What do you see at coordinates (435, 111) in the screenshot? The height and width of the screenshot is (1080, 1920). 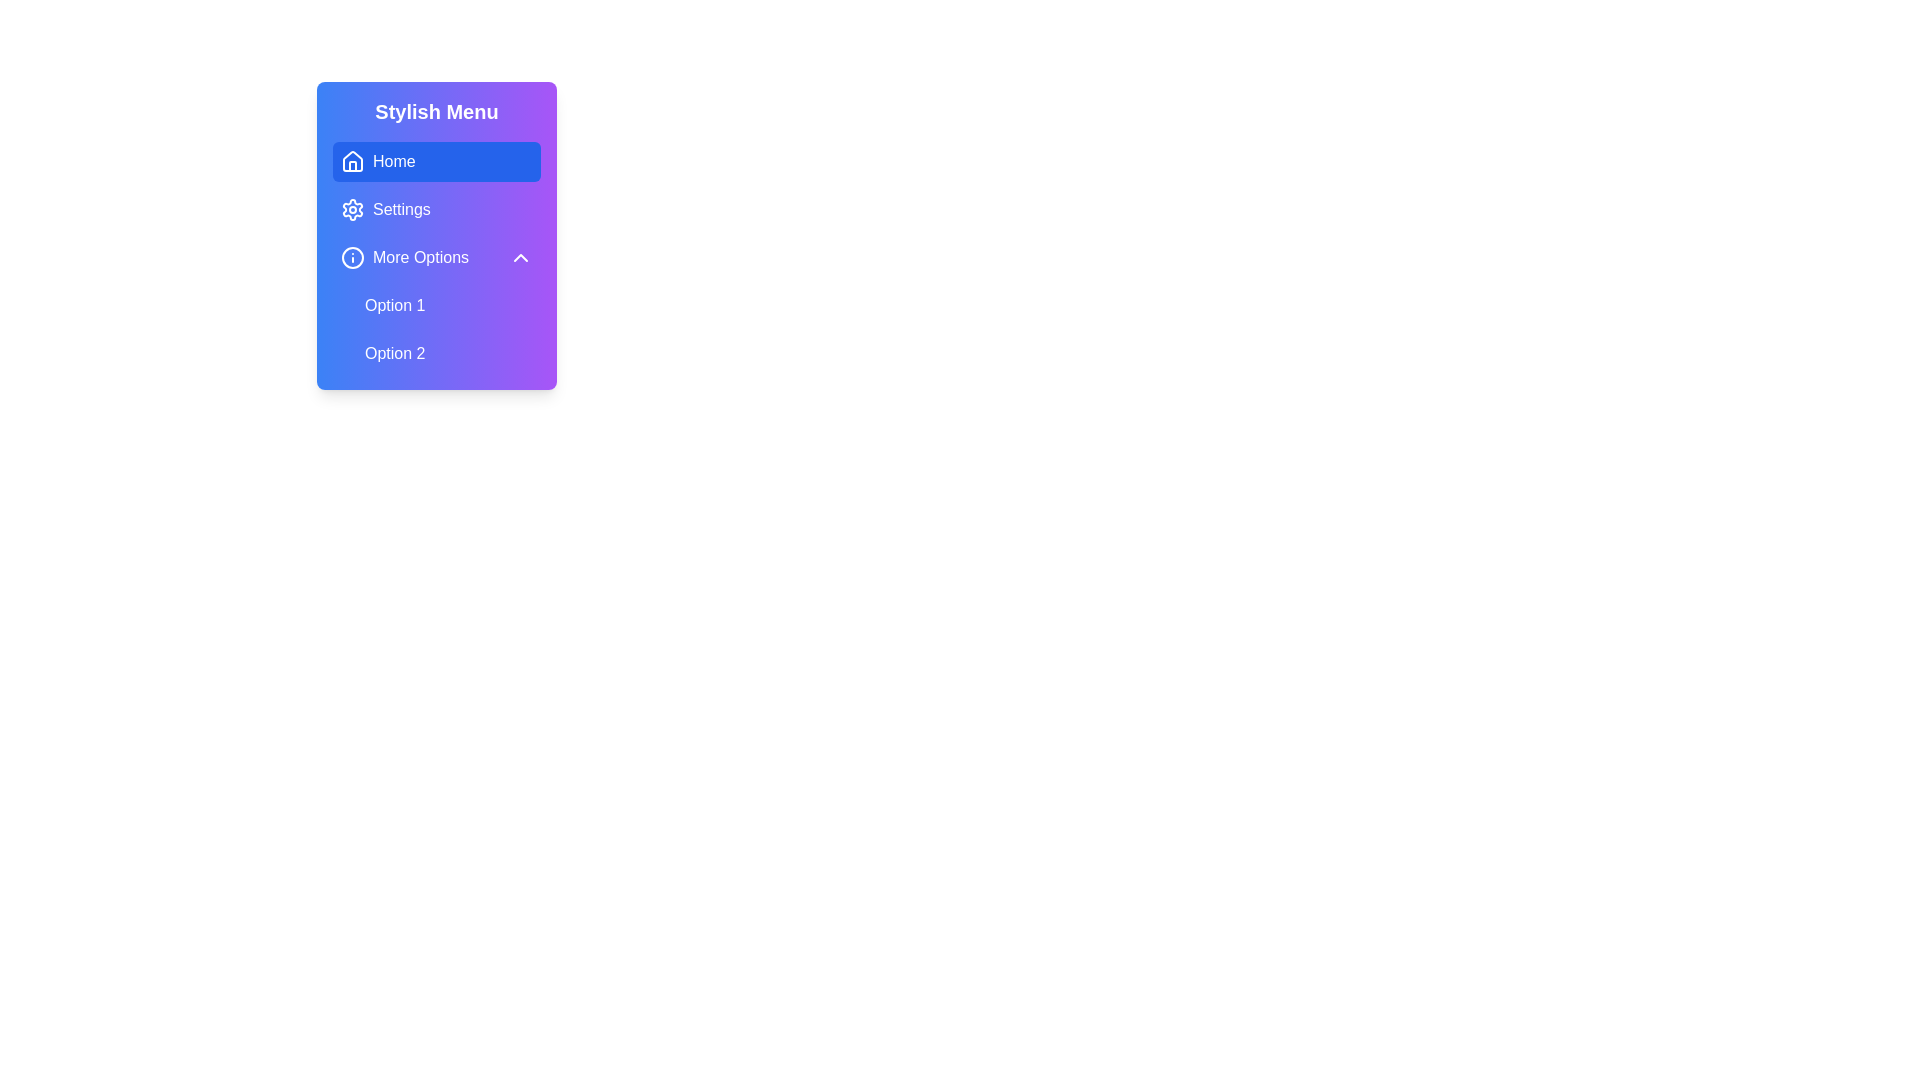 I see `the text label reading 'Stylish Menu' which is styled with a bold and large font, located at the top of a vertically oriented sidebar with a gradient background` at bounding box center [435, 111].